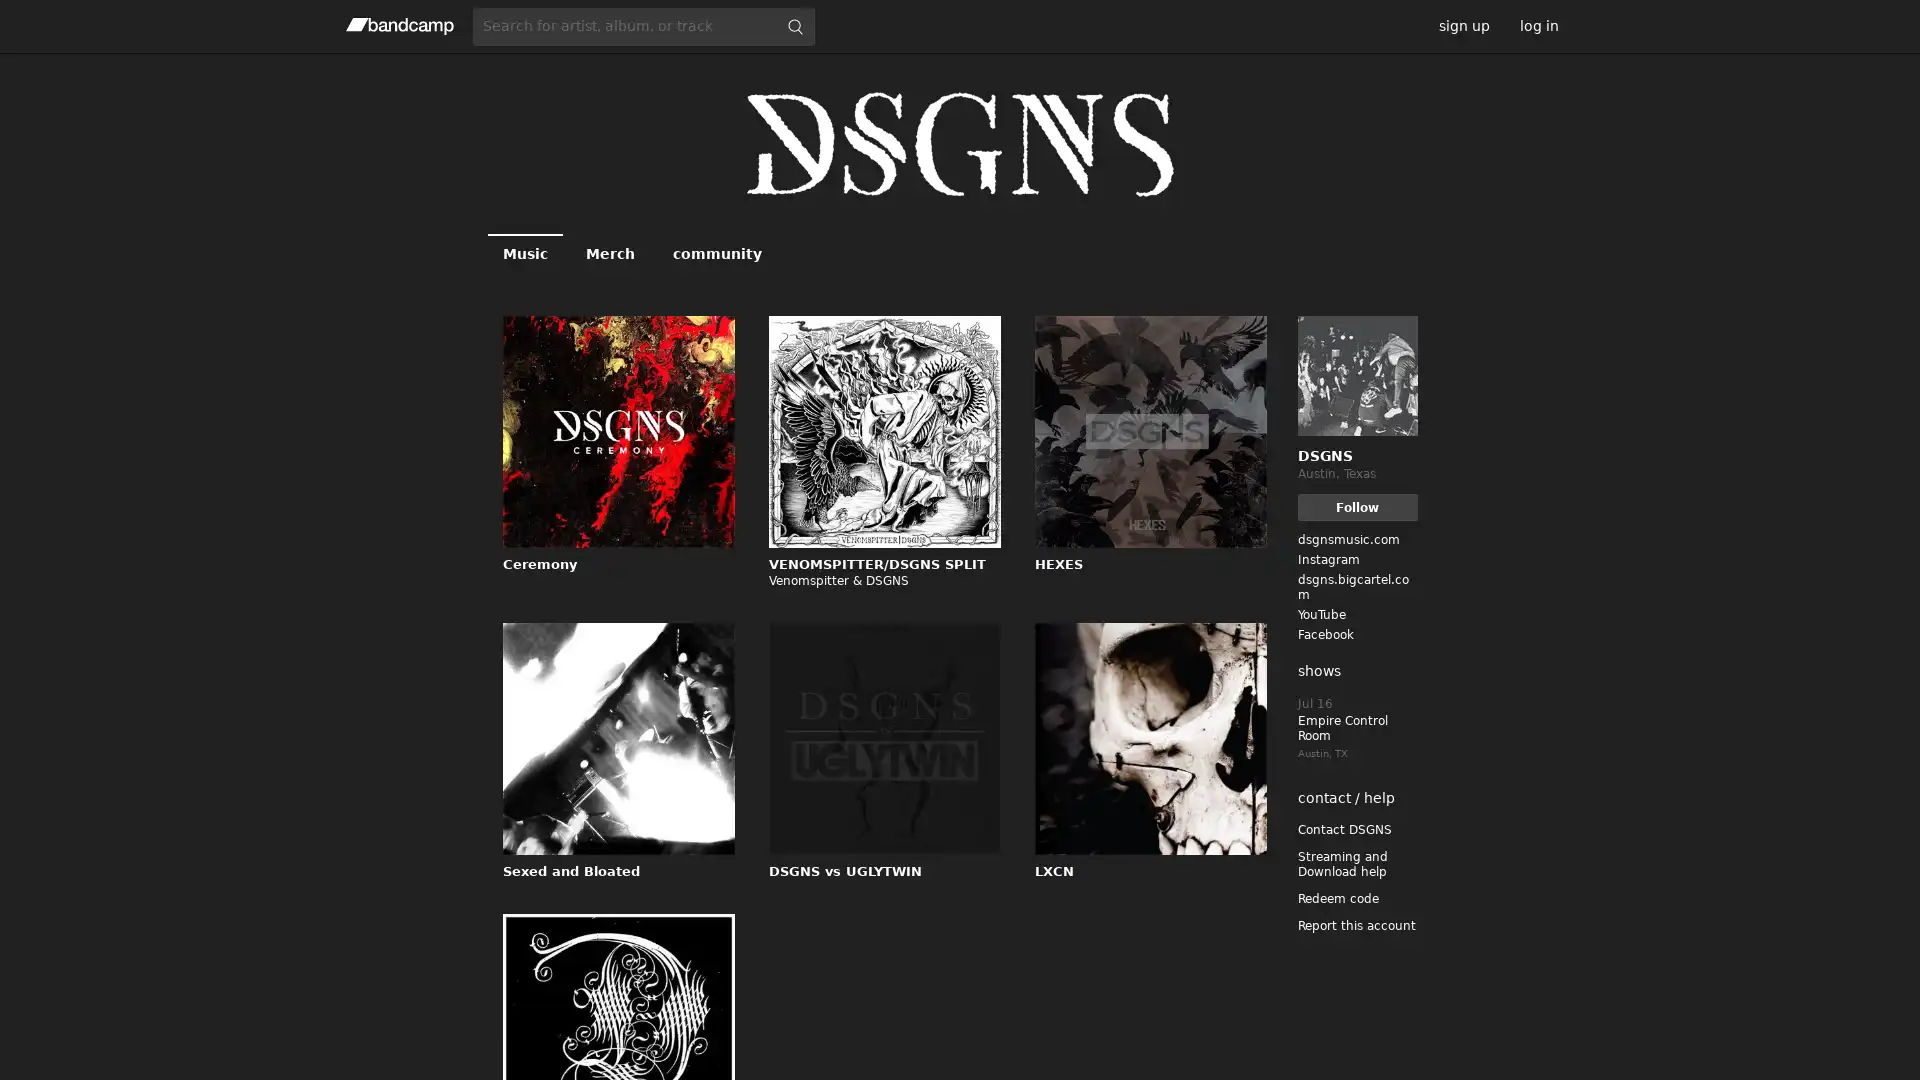 This screenshot has width=1920, height=1080. Describe the element at coordinates (794, 26) in the screenshot. I see `submit for full search page` at that location.